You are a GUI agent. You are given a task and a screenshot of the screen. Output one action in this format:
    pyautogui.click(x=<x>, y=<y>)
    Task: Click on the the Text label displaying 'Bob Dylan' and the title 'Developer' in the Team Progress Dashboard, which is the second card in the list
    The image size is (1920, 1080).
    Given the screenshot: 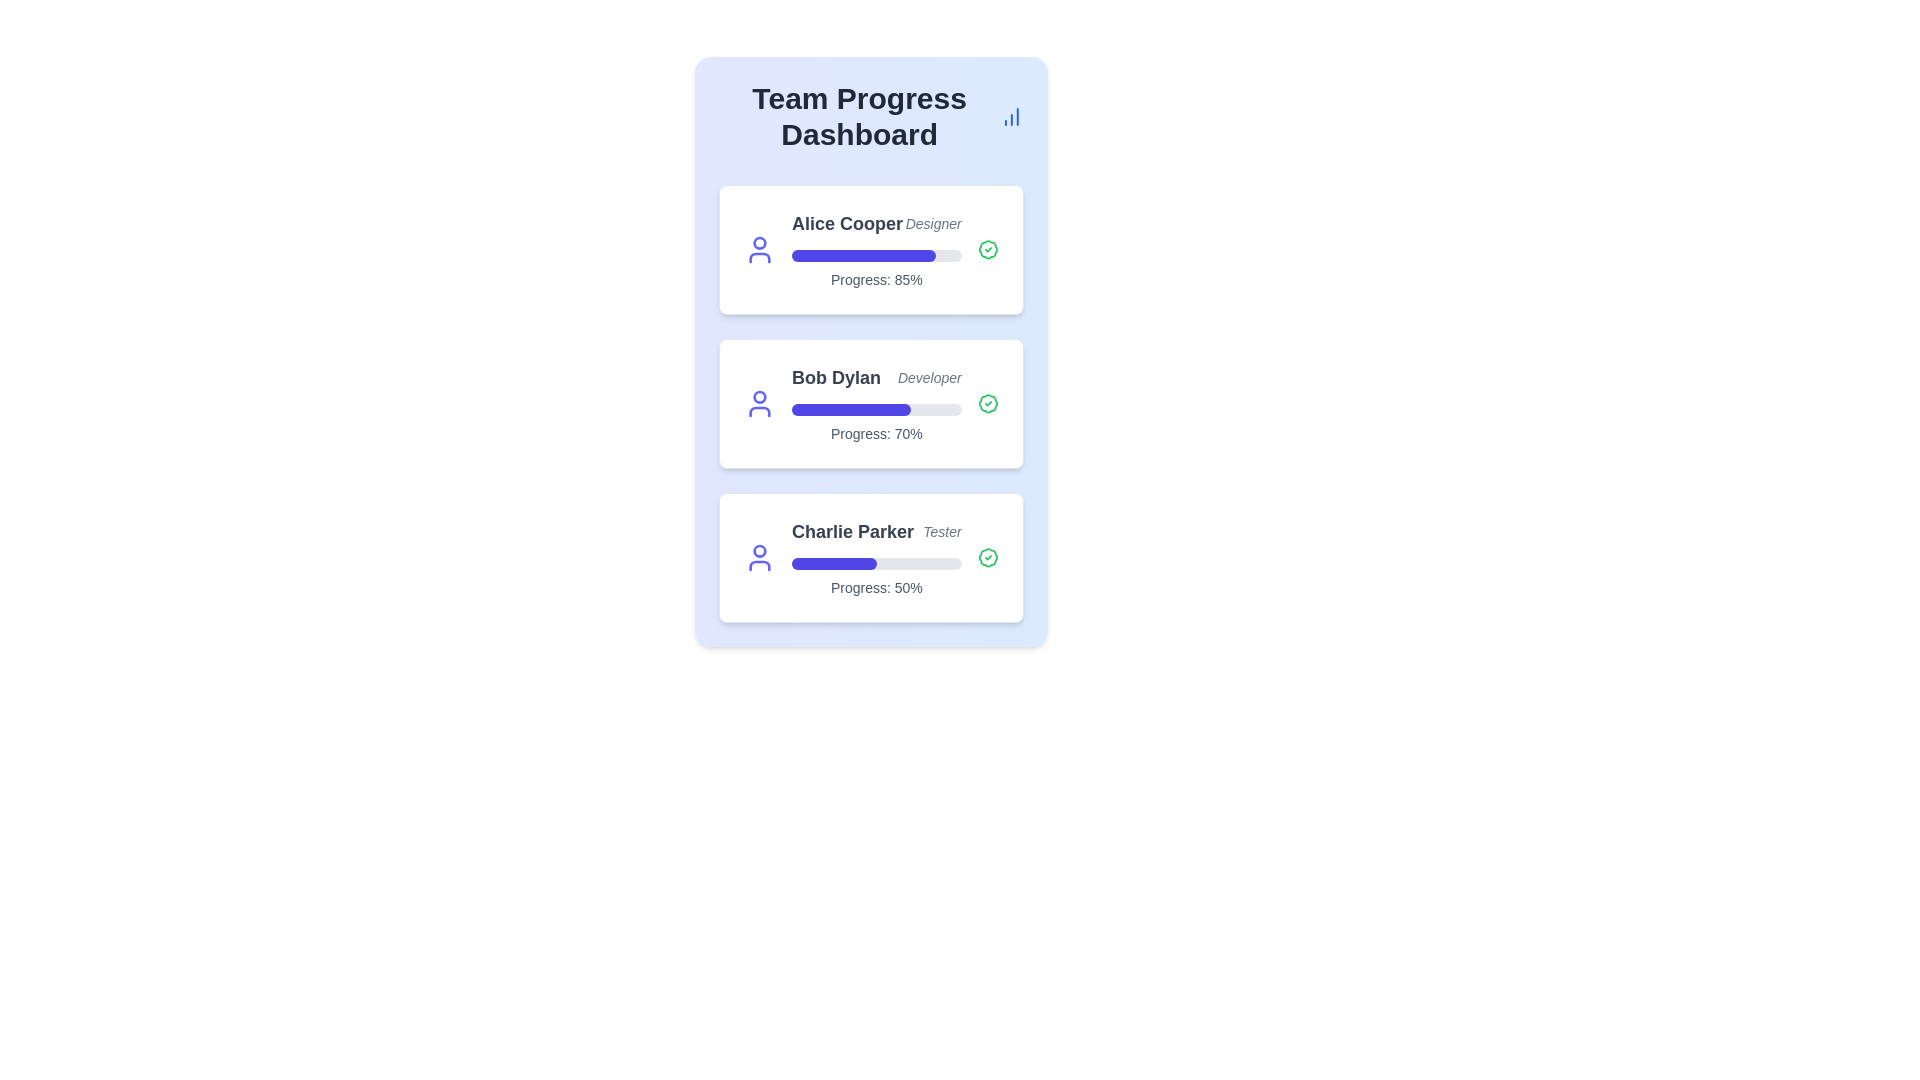 What is the action you would take?
    pyautogui.click(x=876, y=378)
    